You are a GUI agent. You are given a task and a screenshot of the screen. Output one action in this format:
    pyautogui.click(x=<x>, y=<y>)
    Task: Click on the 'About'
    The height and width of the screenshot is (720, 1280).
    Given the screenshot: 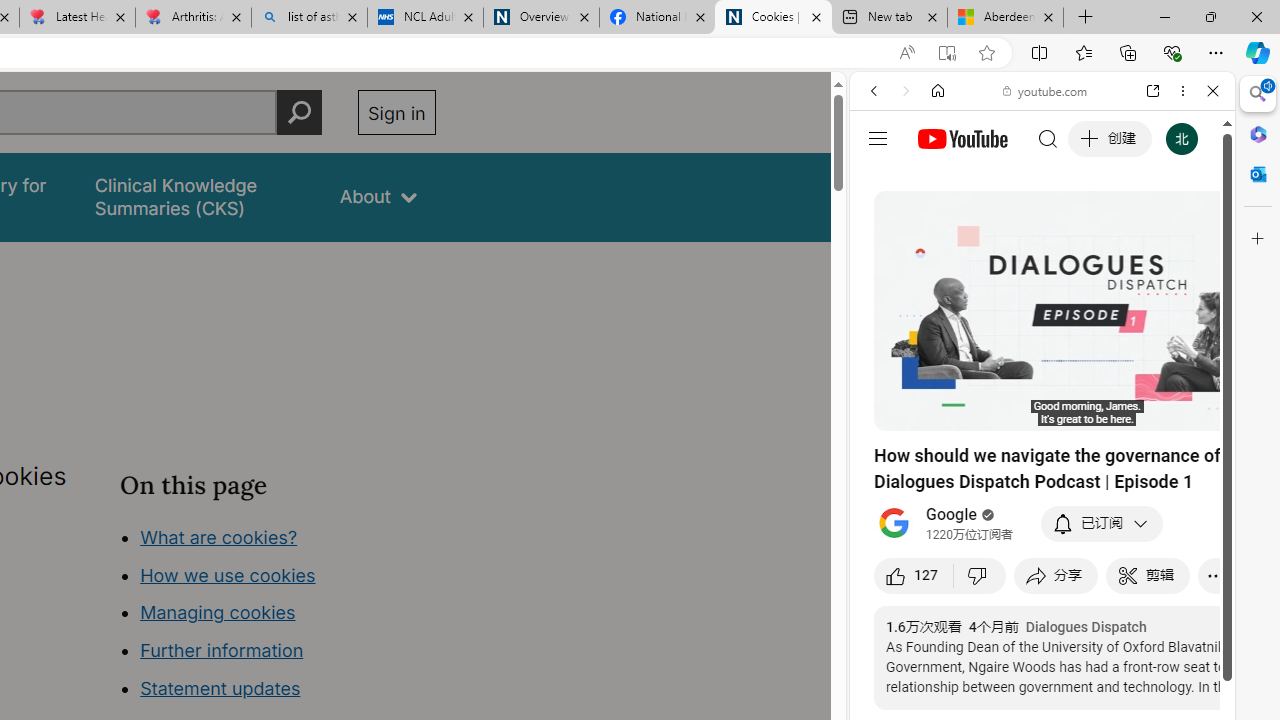 What is the action you would take?
    pyautogui.click(x=378, y=197)
    